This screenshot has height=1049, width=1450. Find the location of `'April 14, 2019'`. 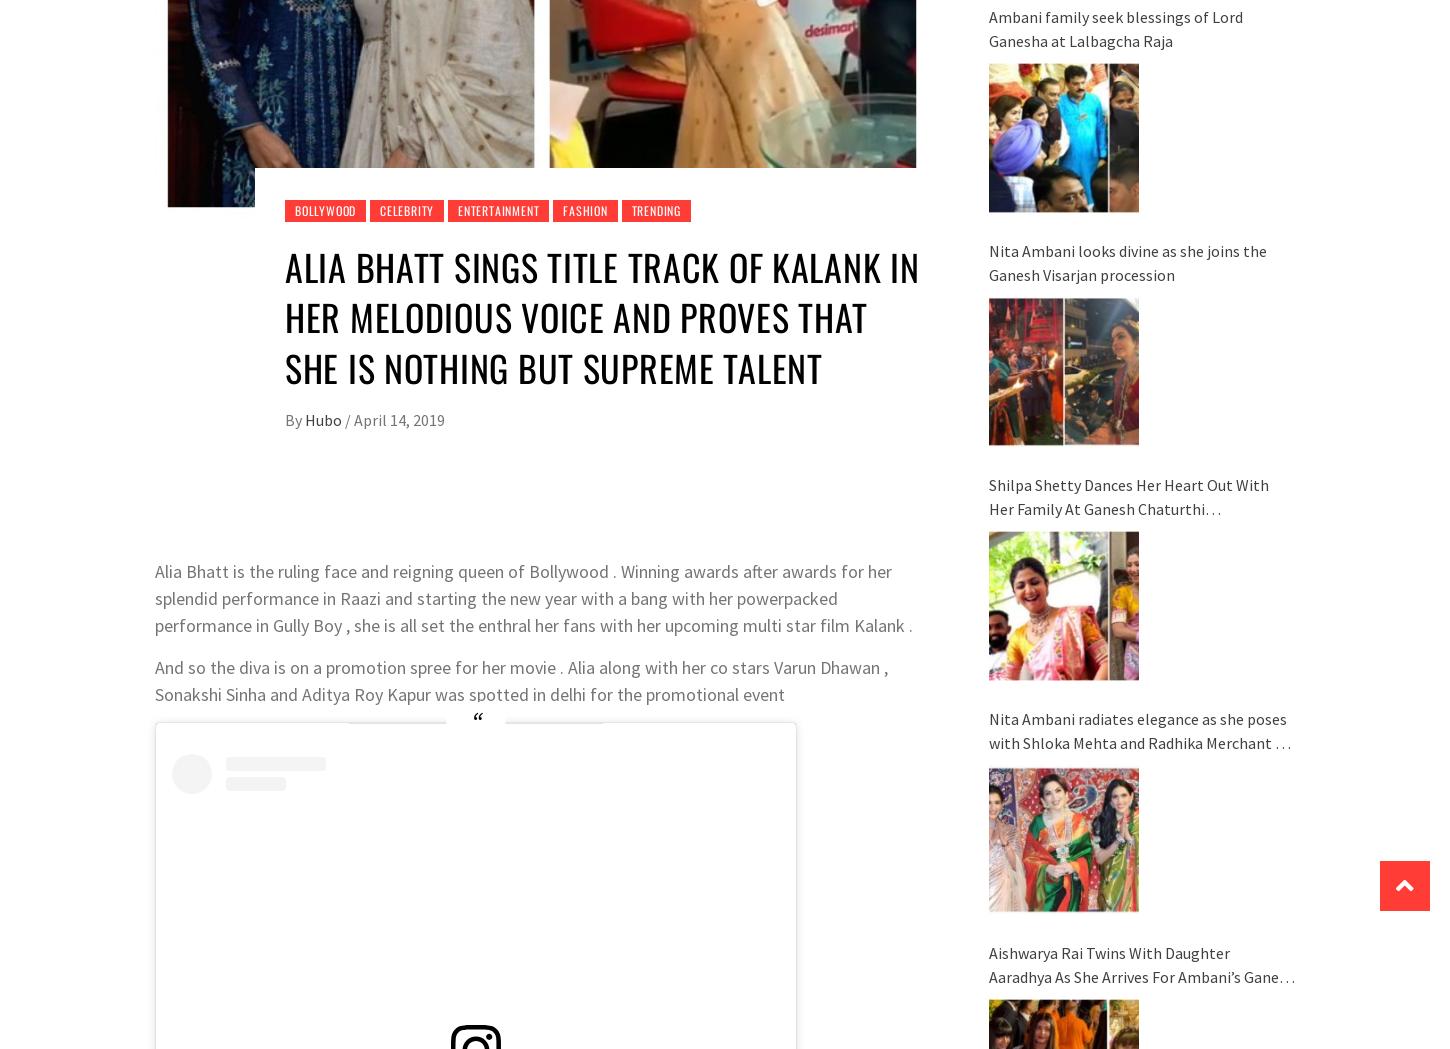

'April 14, 2019' is located at coordinates (398, 417).